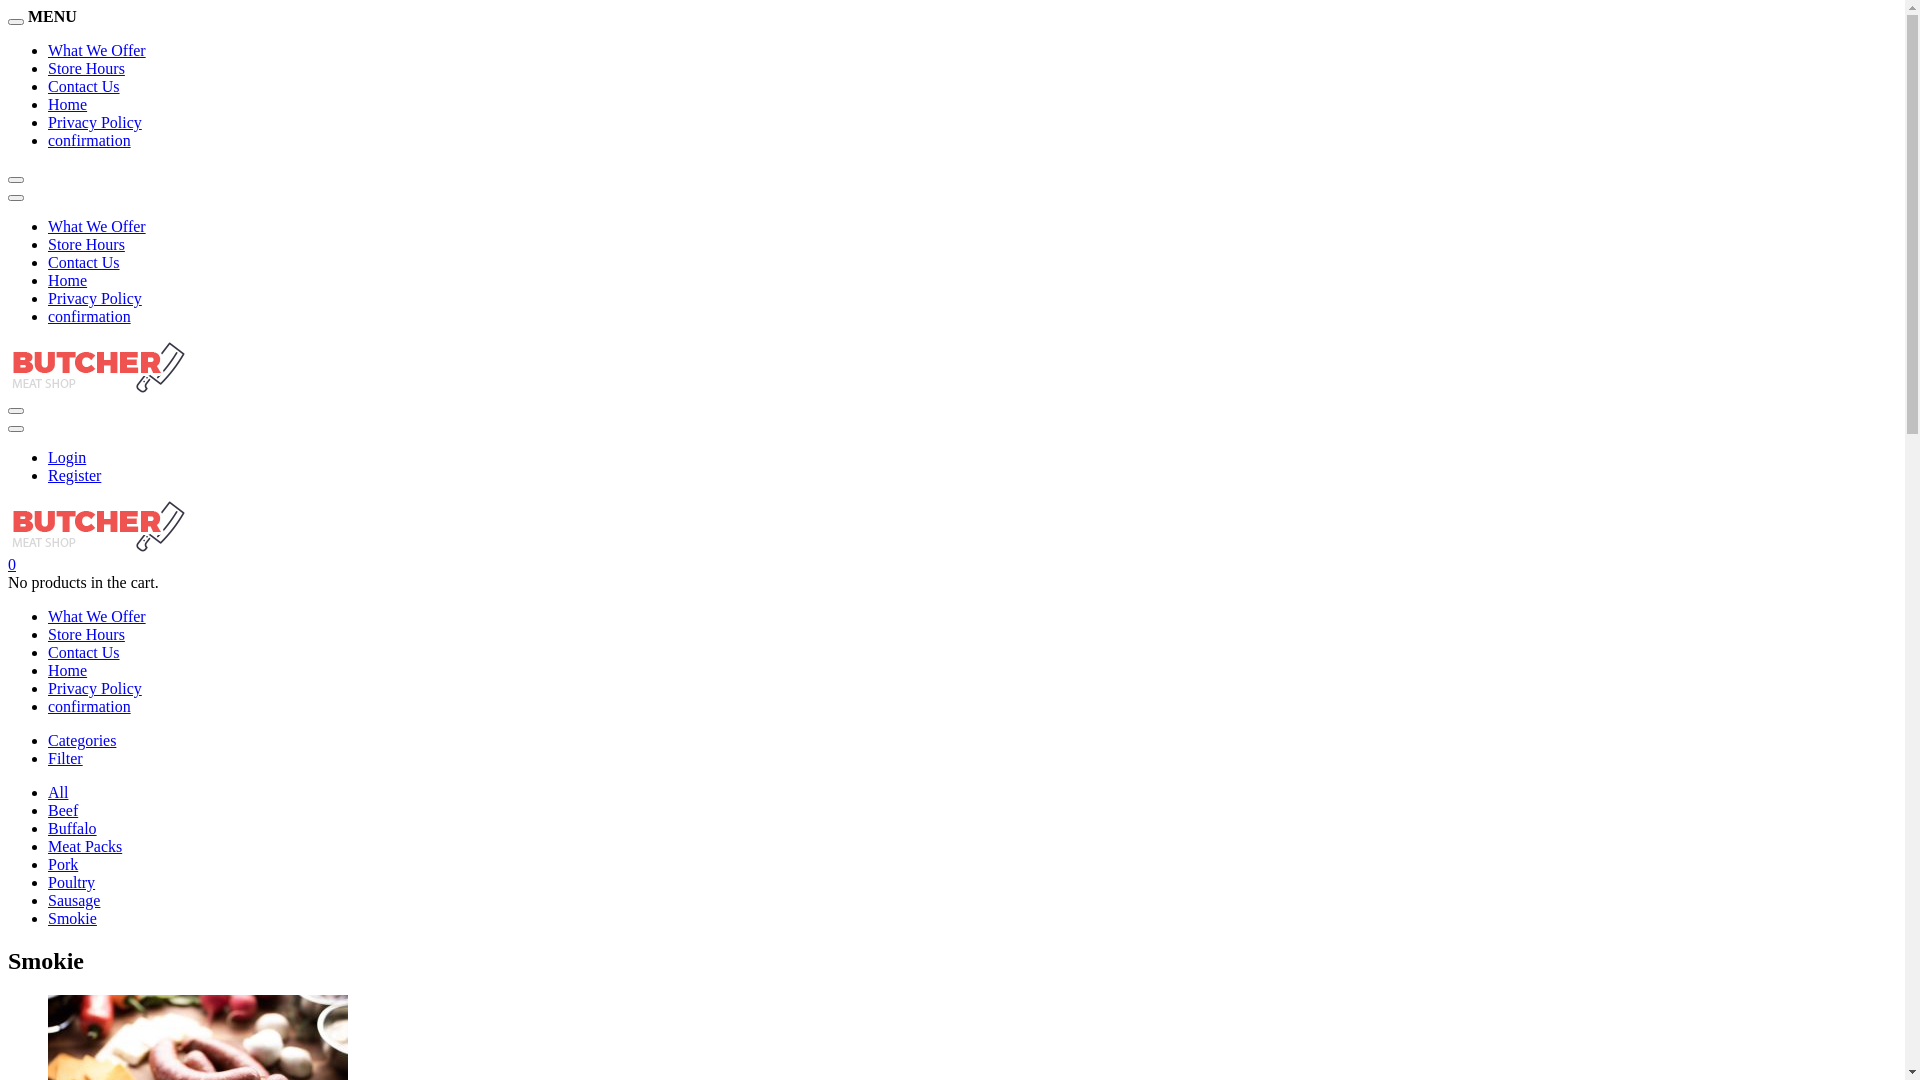  Describe the element at coordinates (88, 705) in the screenshot. I see `'confirmation'` at that location.